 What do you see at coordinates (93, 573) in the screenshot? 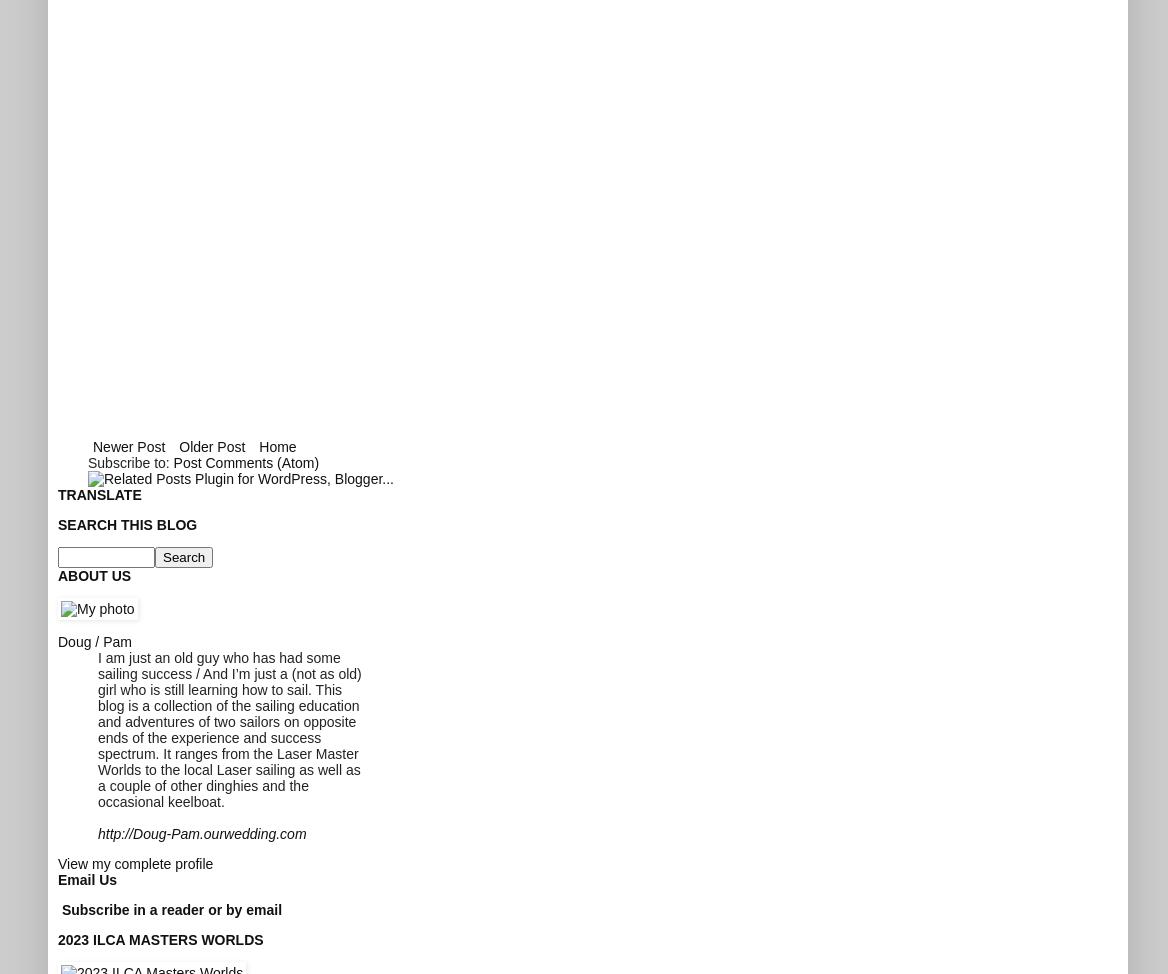
I see `'About Us'` at bounding box center [93, 573].